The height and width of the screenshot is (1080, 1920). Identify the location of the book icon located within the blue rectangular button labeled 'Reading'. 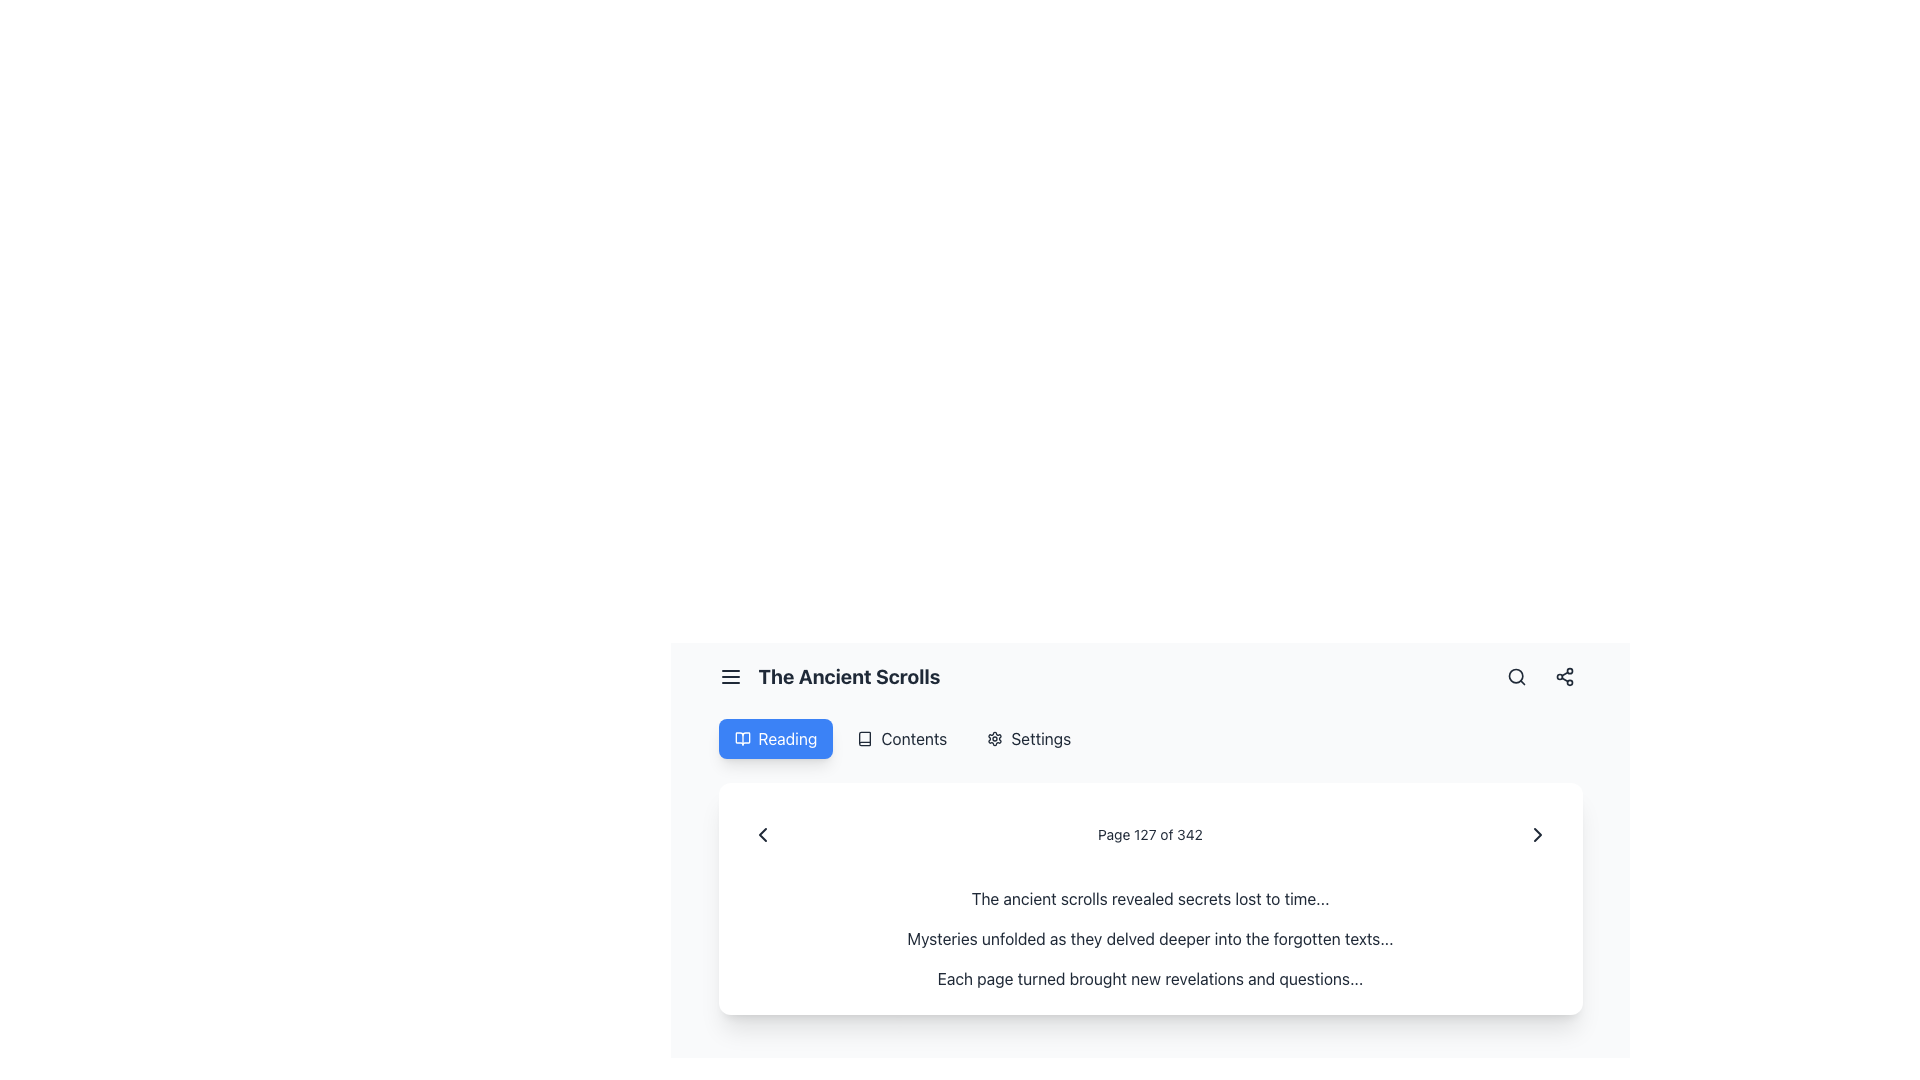
(741, 739).